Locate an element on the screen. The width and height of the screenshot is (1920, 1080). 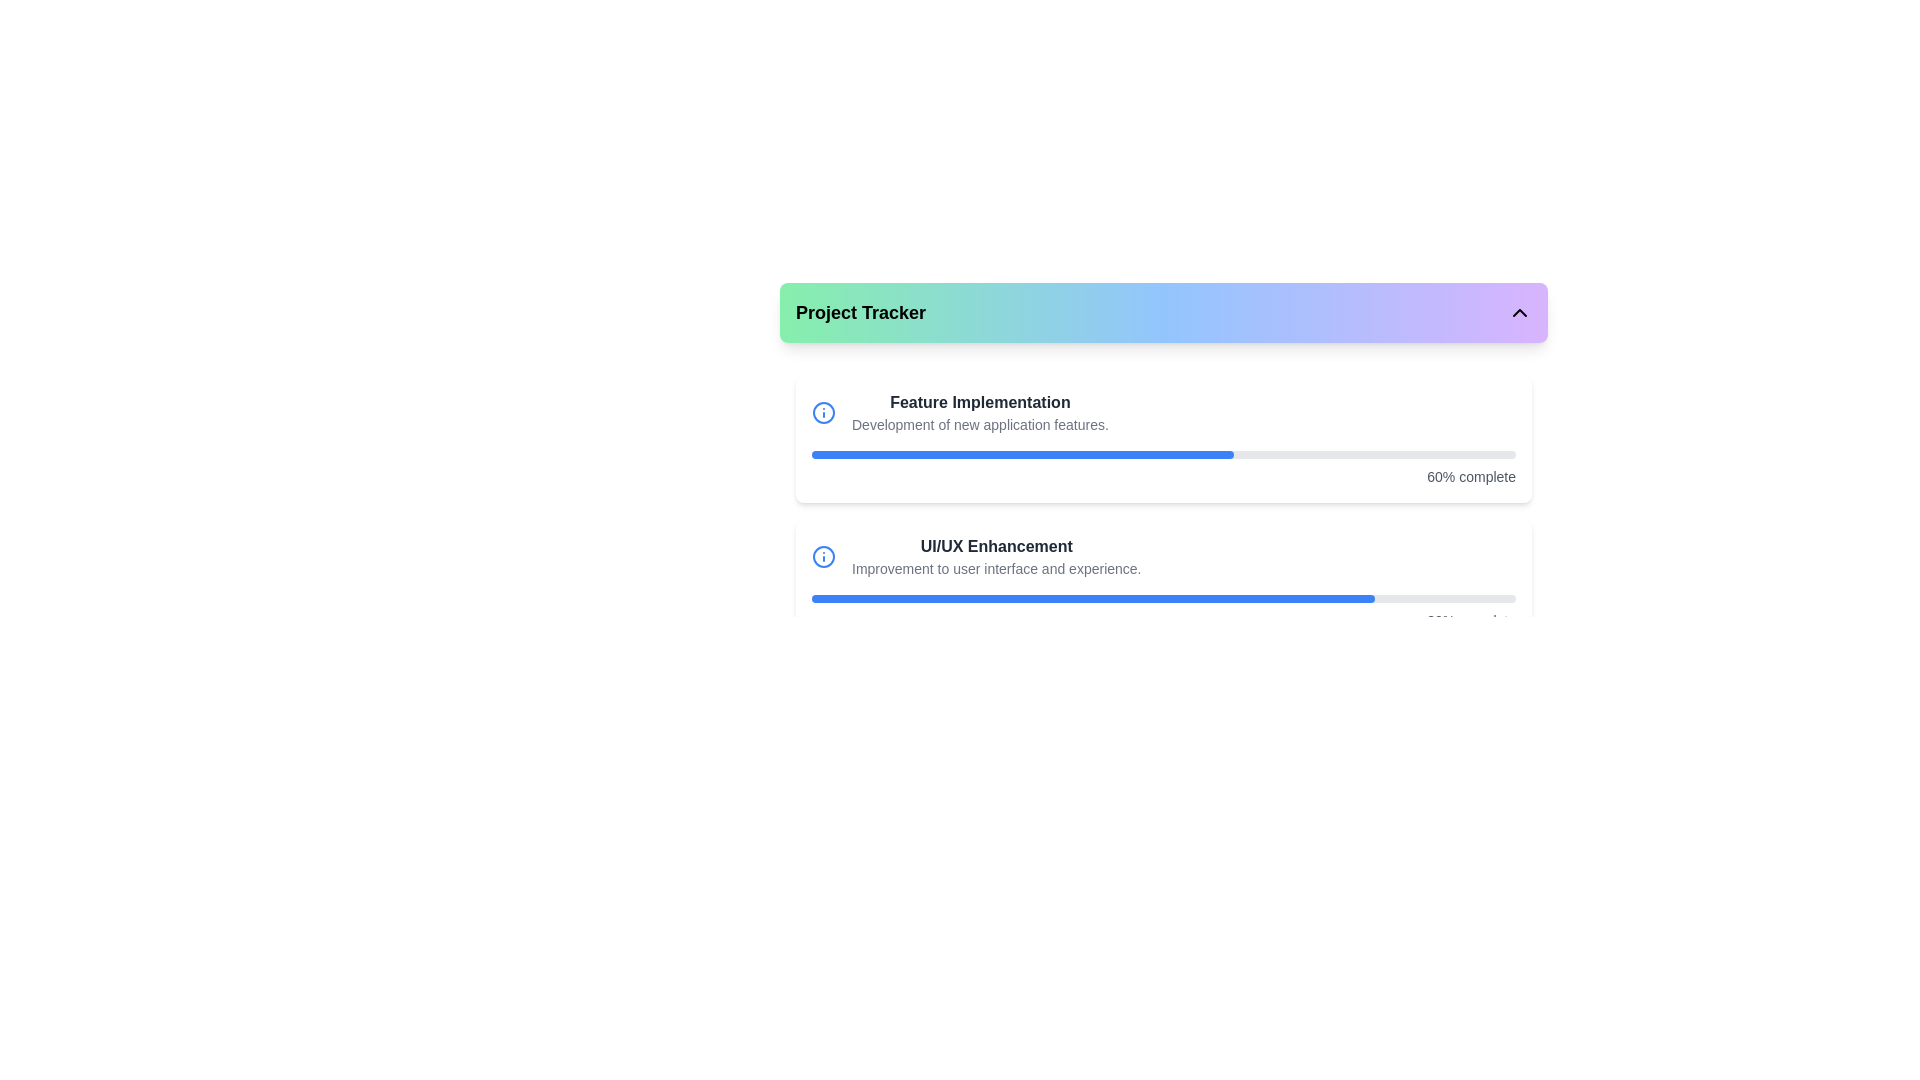
the outer circle of the information icon that precedes the text 'UI/UX Enhancement' in the project list layout is located at coordinates (824, 411).